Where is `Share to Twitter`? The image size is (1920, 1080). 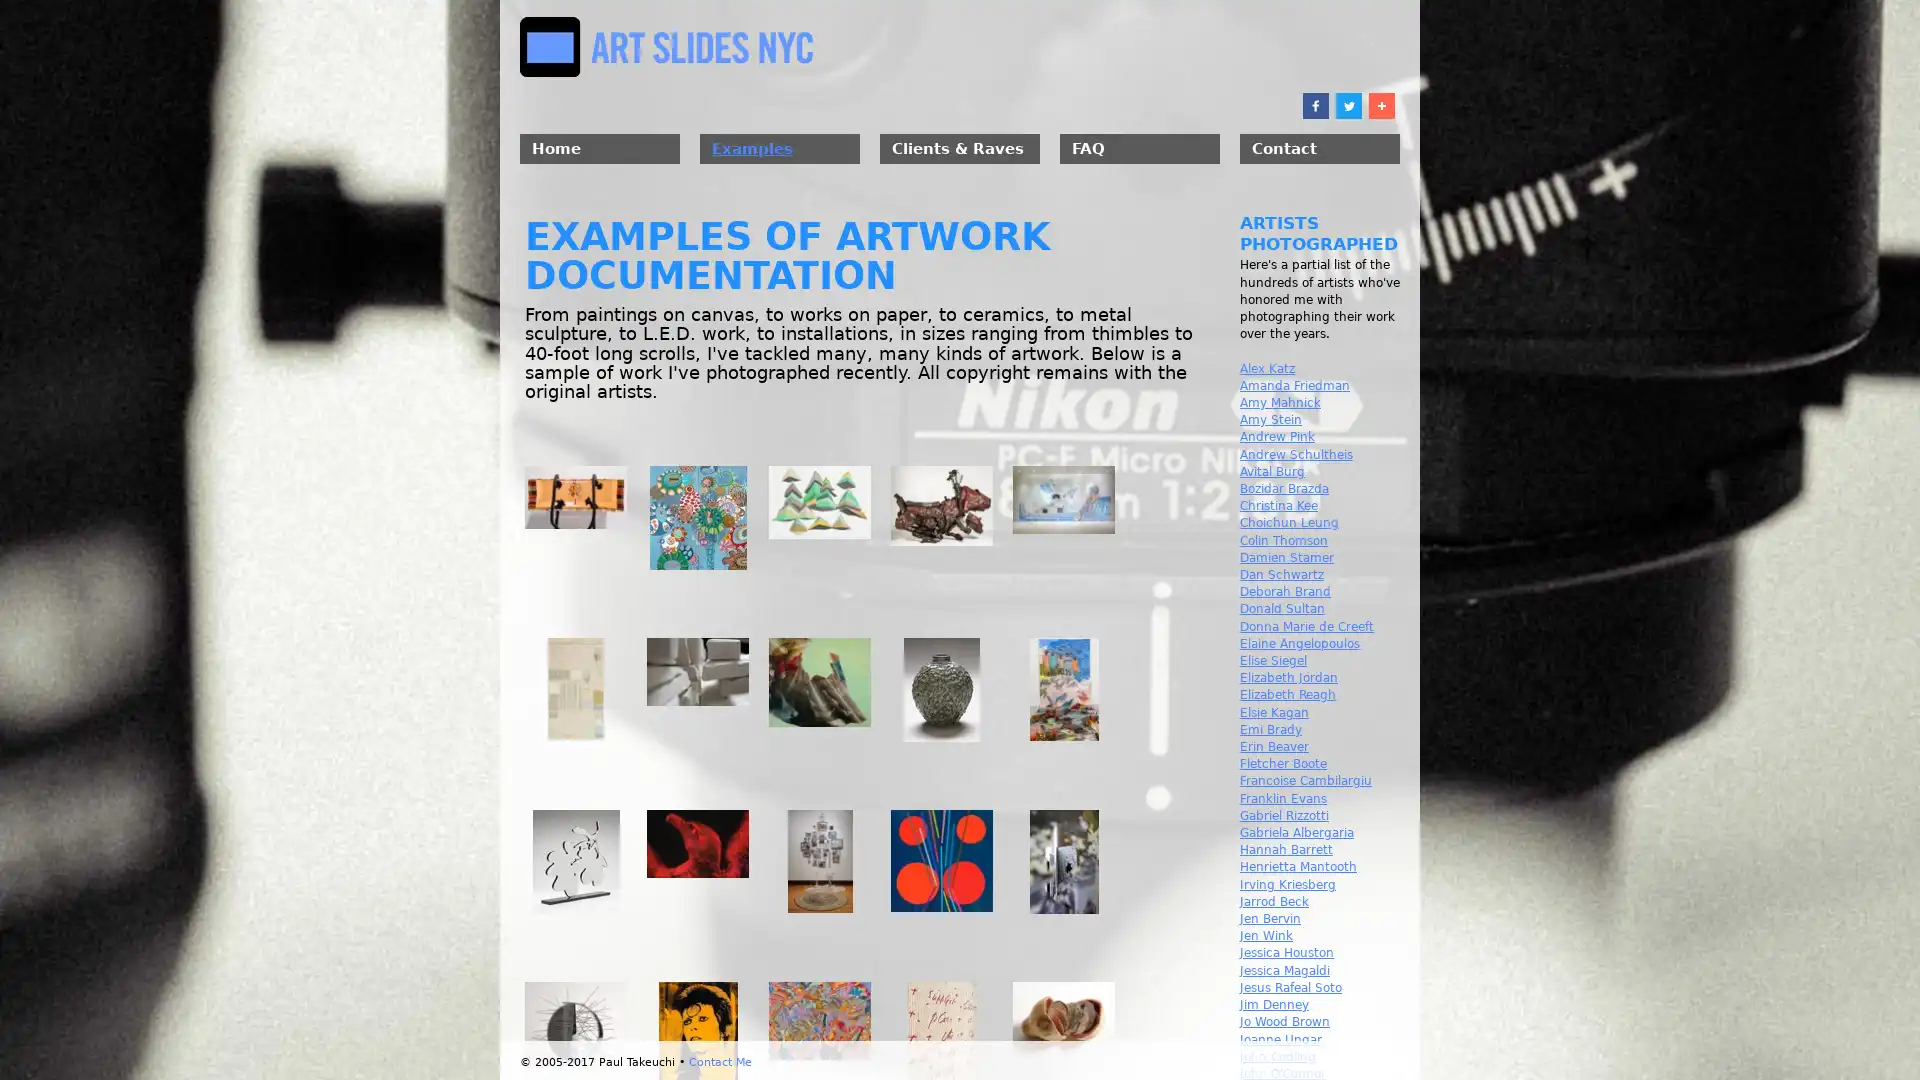
Share to Twitter is located at coordinates (1354, 104).